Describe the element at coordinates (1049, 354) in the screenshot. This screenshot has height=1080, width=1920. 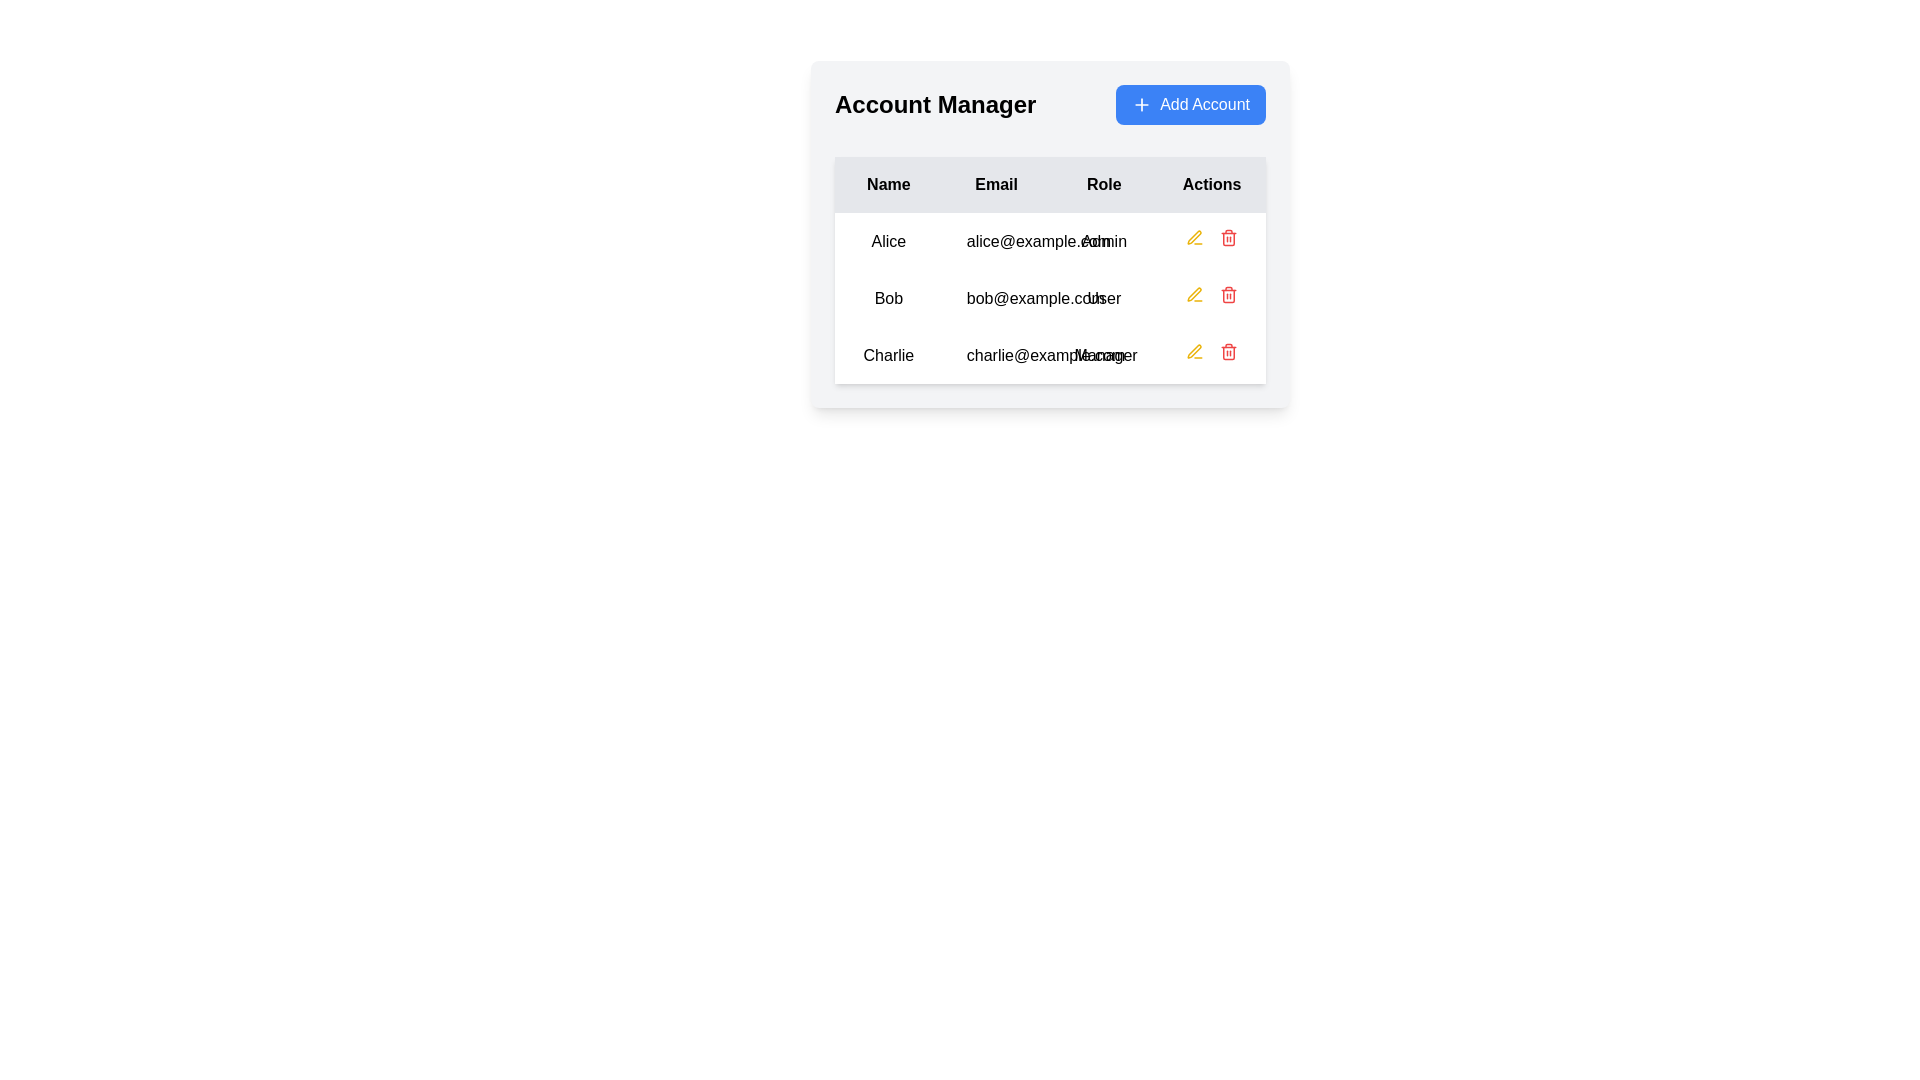
I see `displayed information in the third row of the table under the 'Account Manager' section, which includes details about Charlie, such as their name, email, and role` at that location.